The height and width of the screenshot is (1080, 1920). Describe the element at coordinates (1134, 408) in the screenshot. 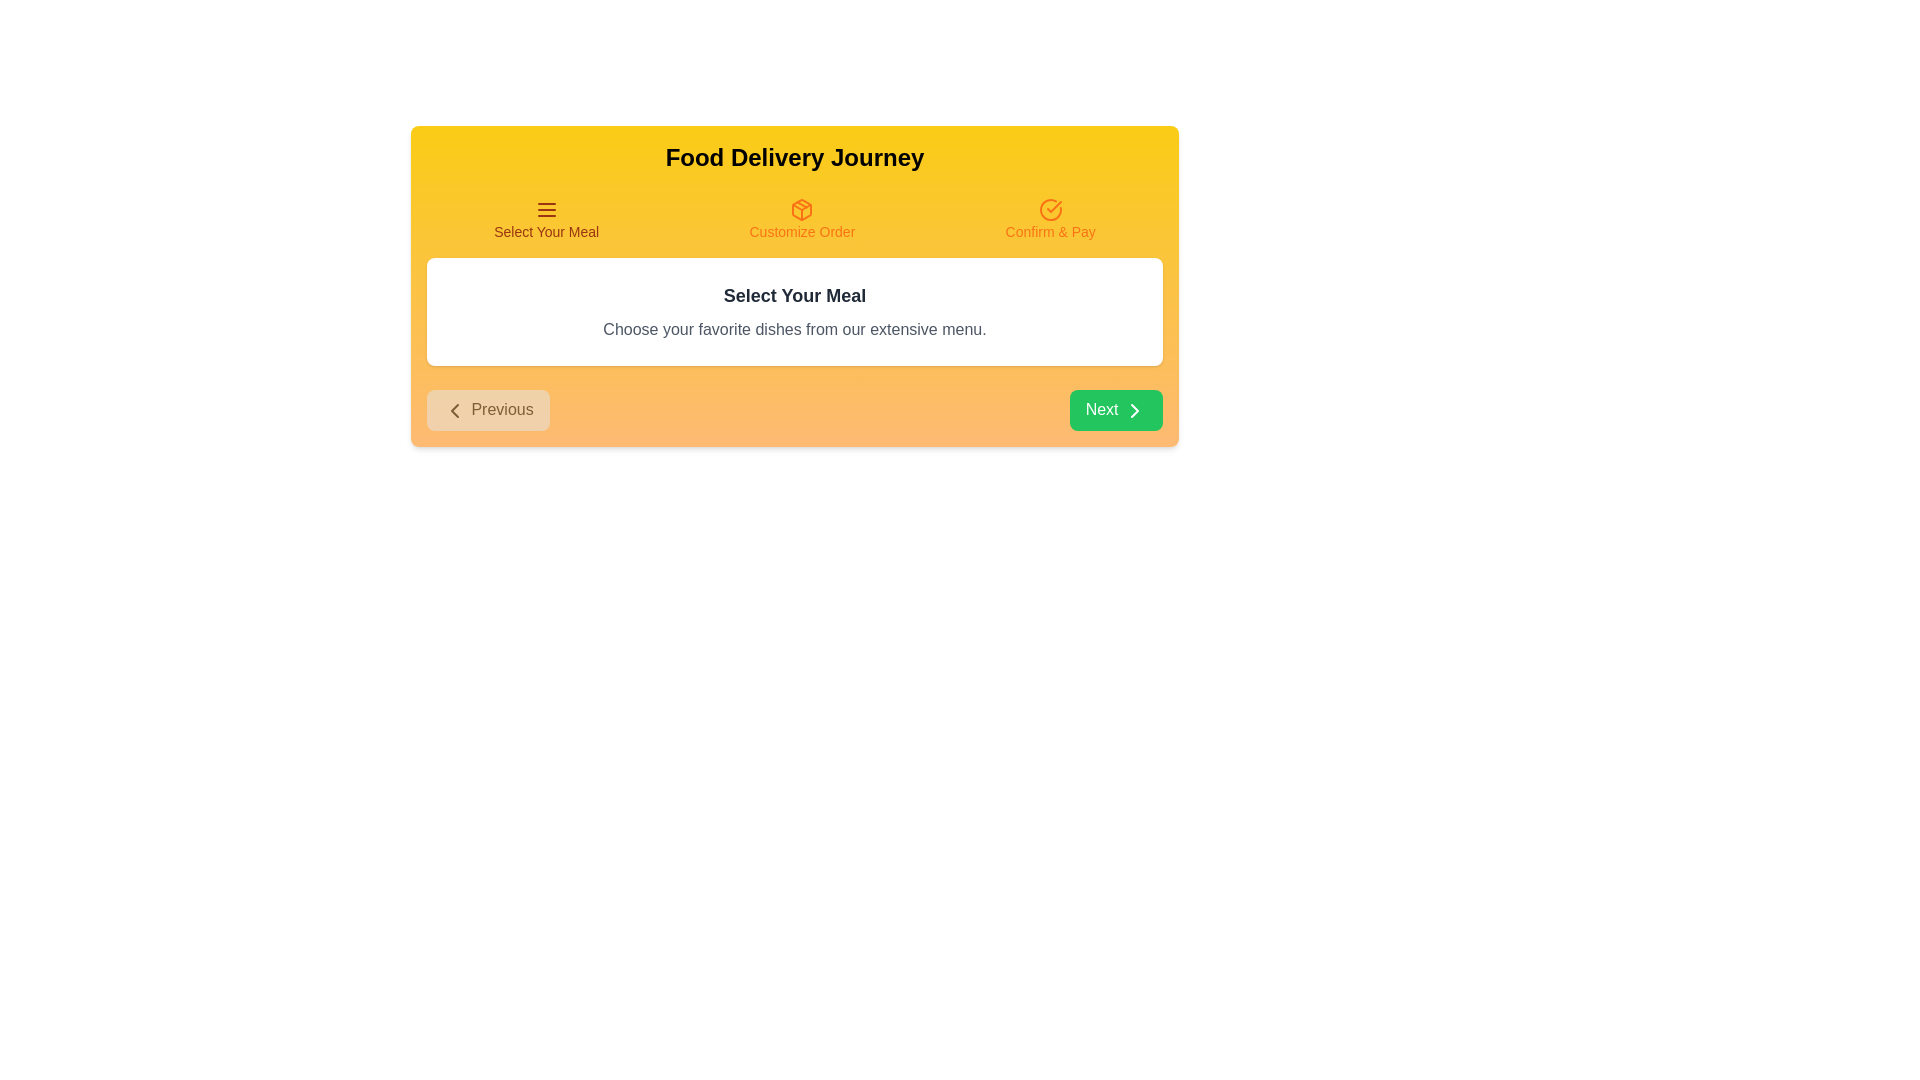

I see `the 'Next' button located in the bottom-right corner of the interface` at that location.